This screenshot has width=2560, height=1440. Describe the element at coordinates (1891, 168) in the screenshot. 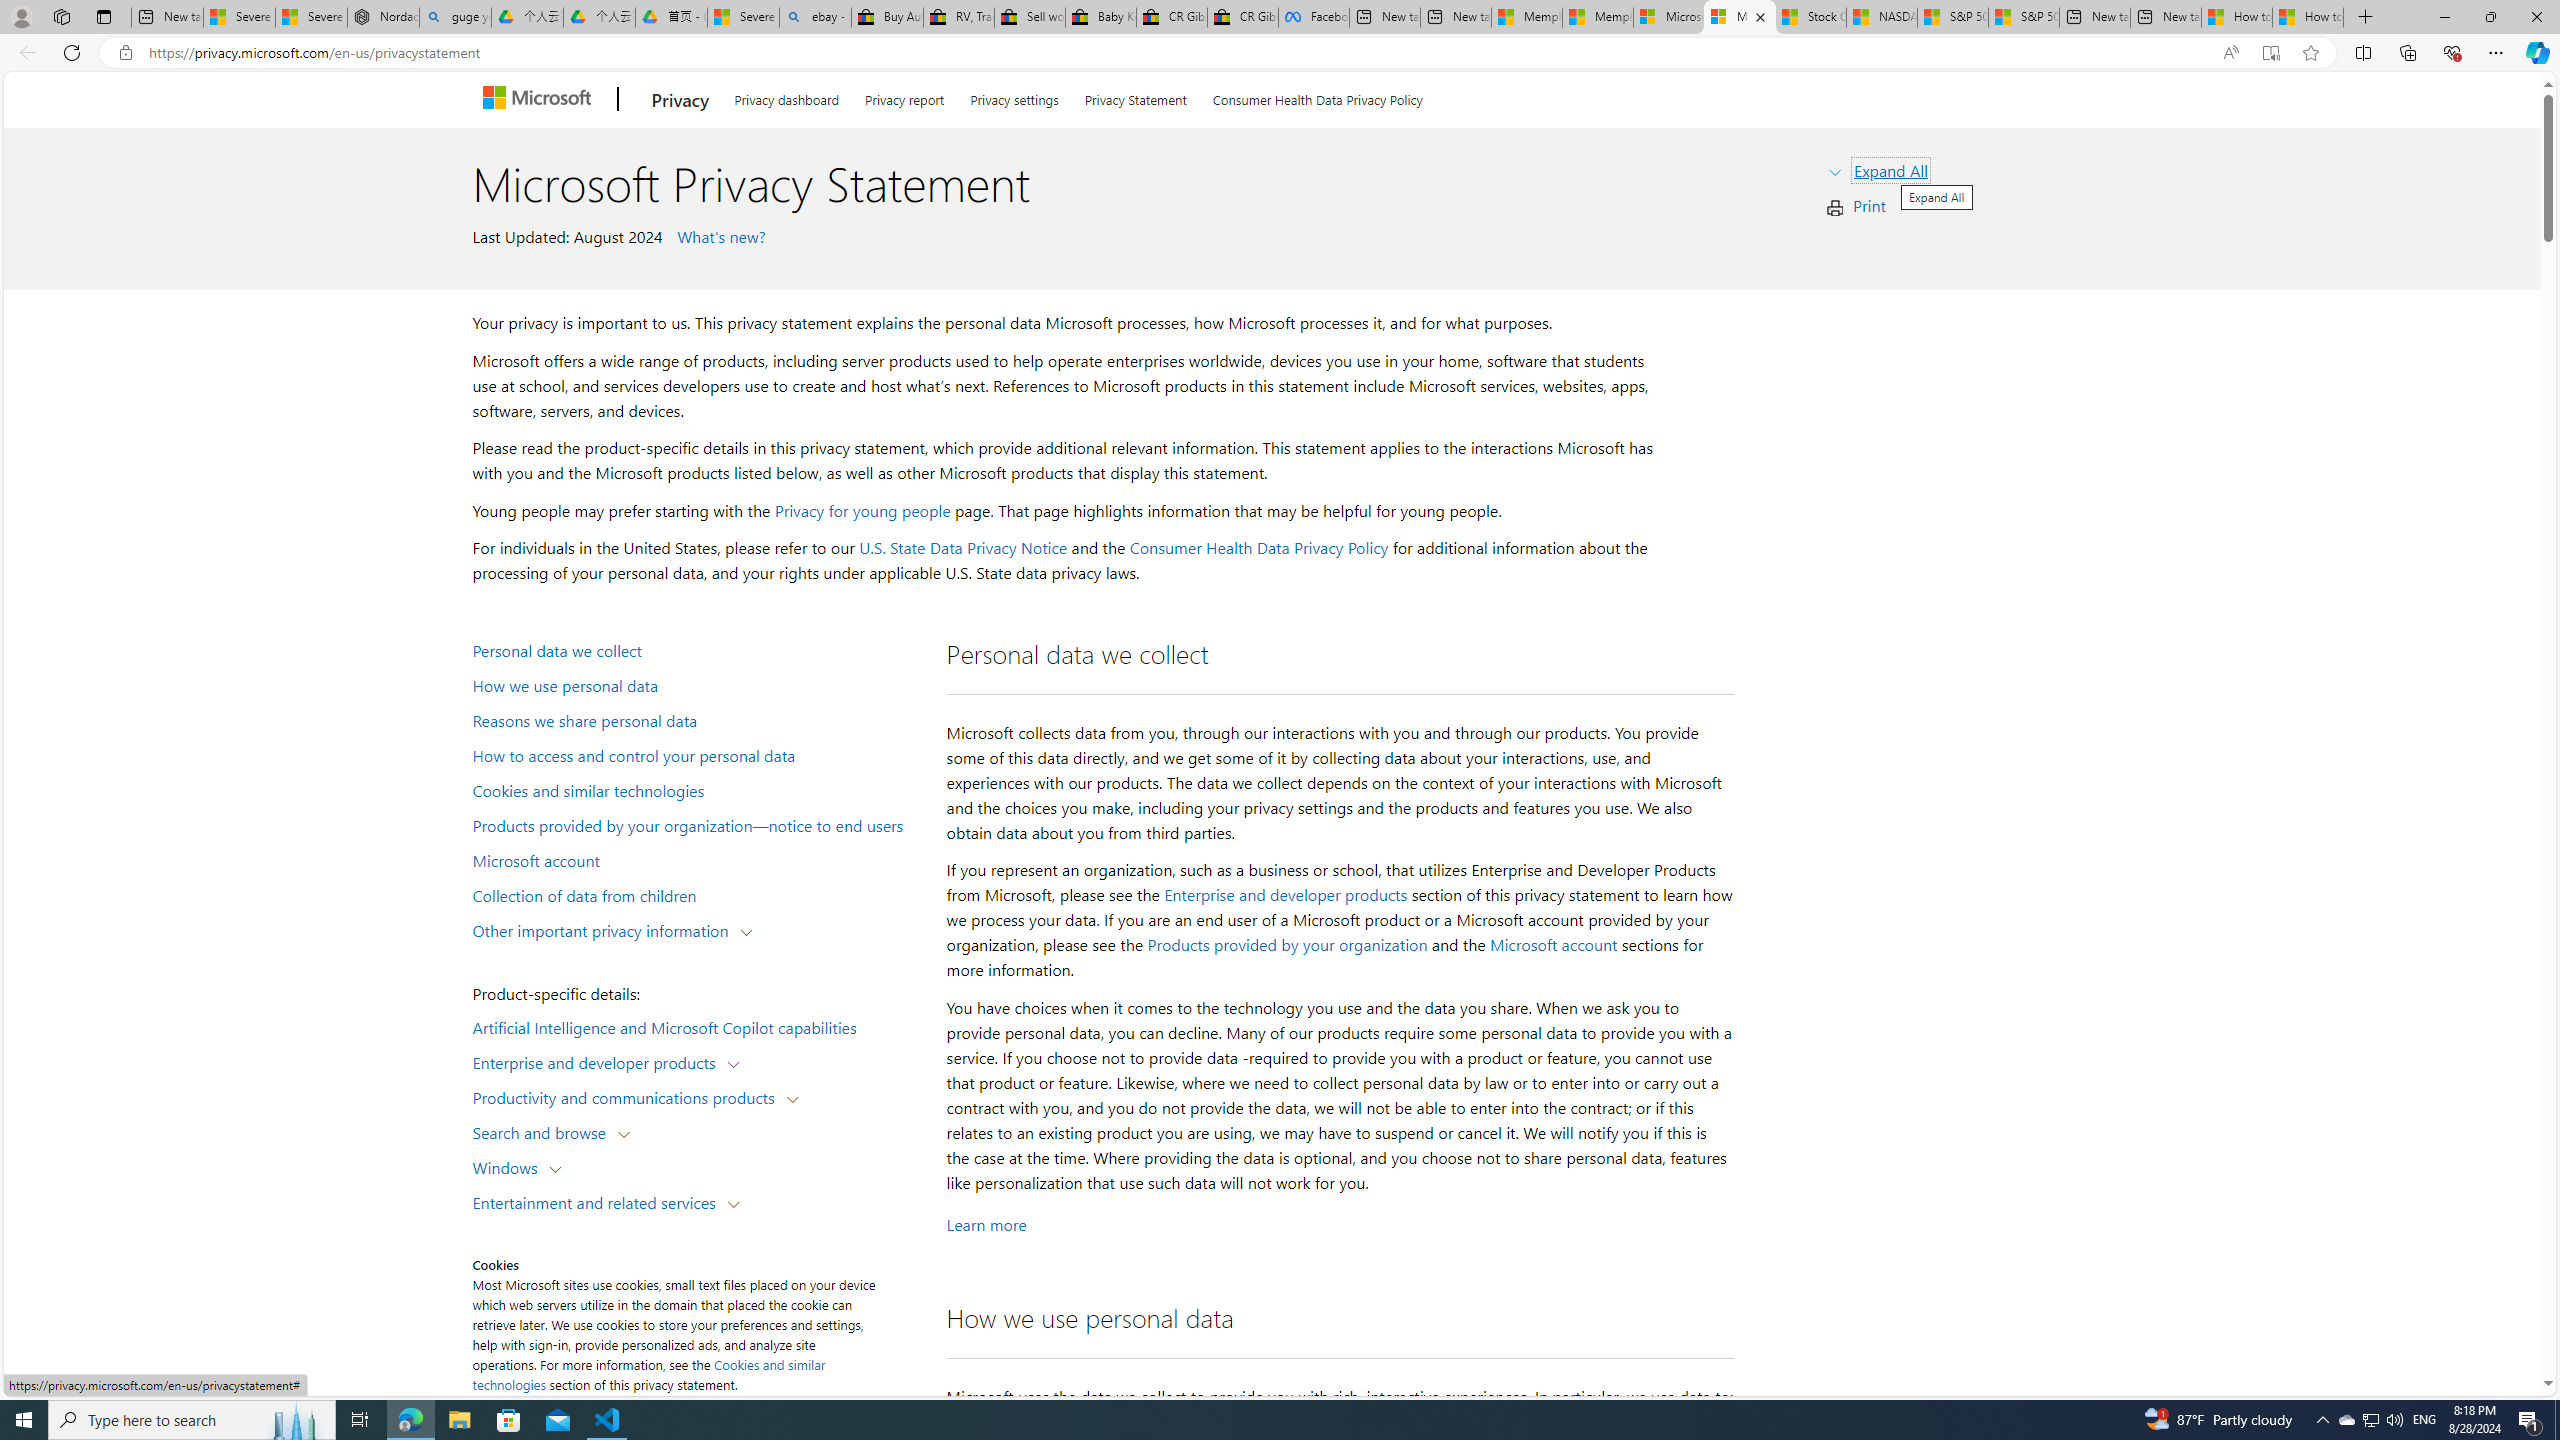

I see `'Expand All'` at that location.